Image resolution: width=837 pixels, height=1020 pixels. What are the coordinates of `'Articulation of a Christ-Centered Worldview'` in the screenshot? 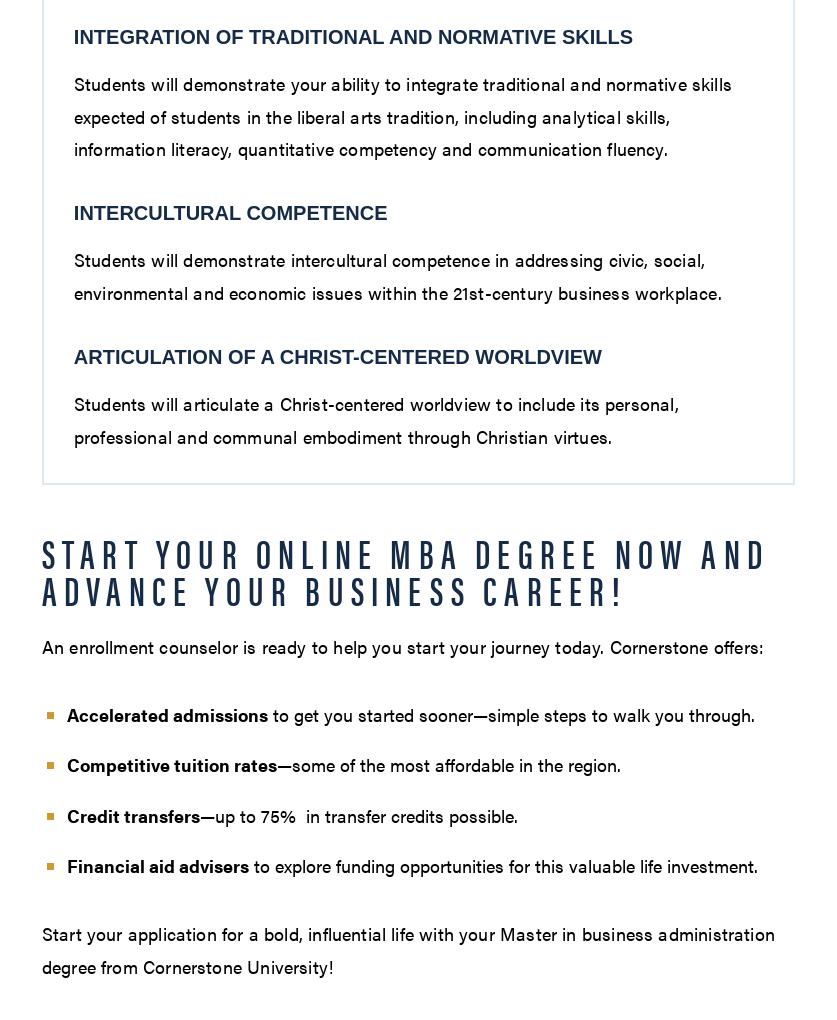 It's located at (336, 356).